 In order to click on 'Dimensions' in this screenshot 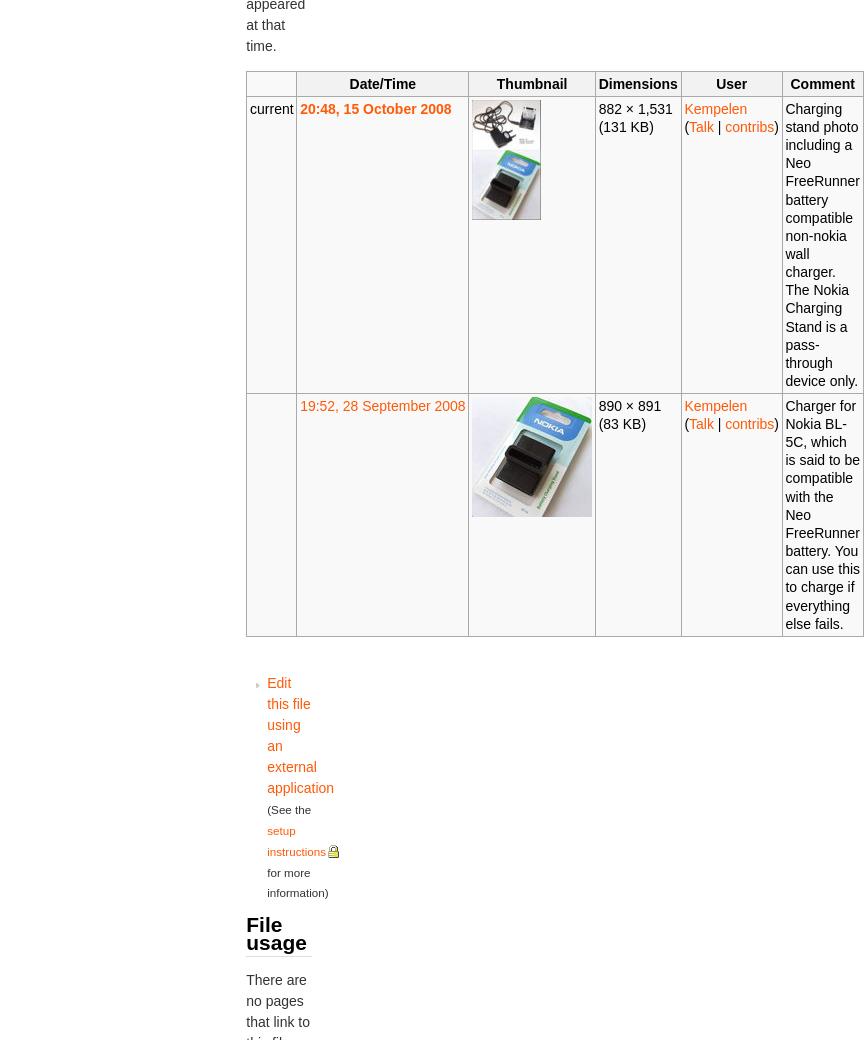, I will do `click(636, 83)`.